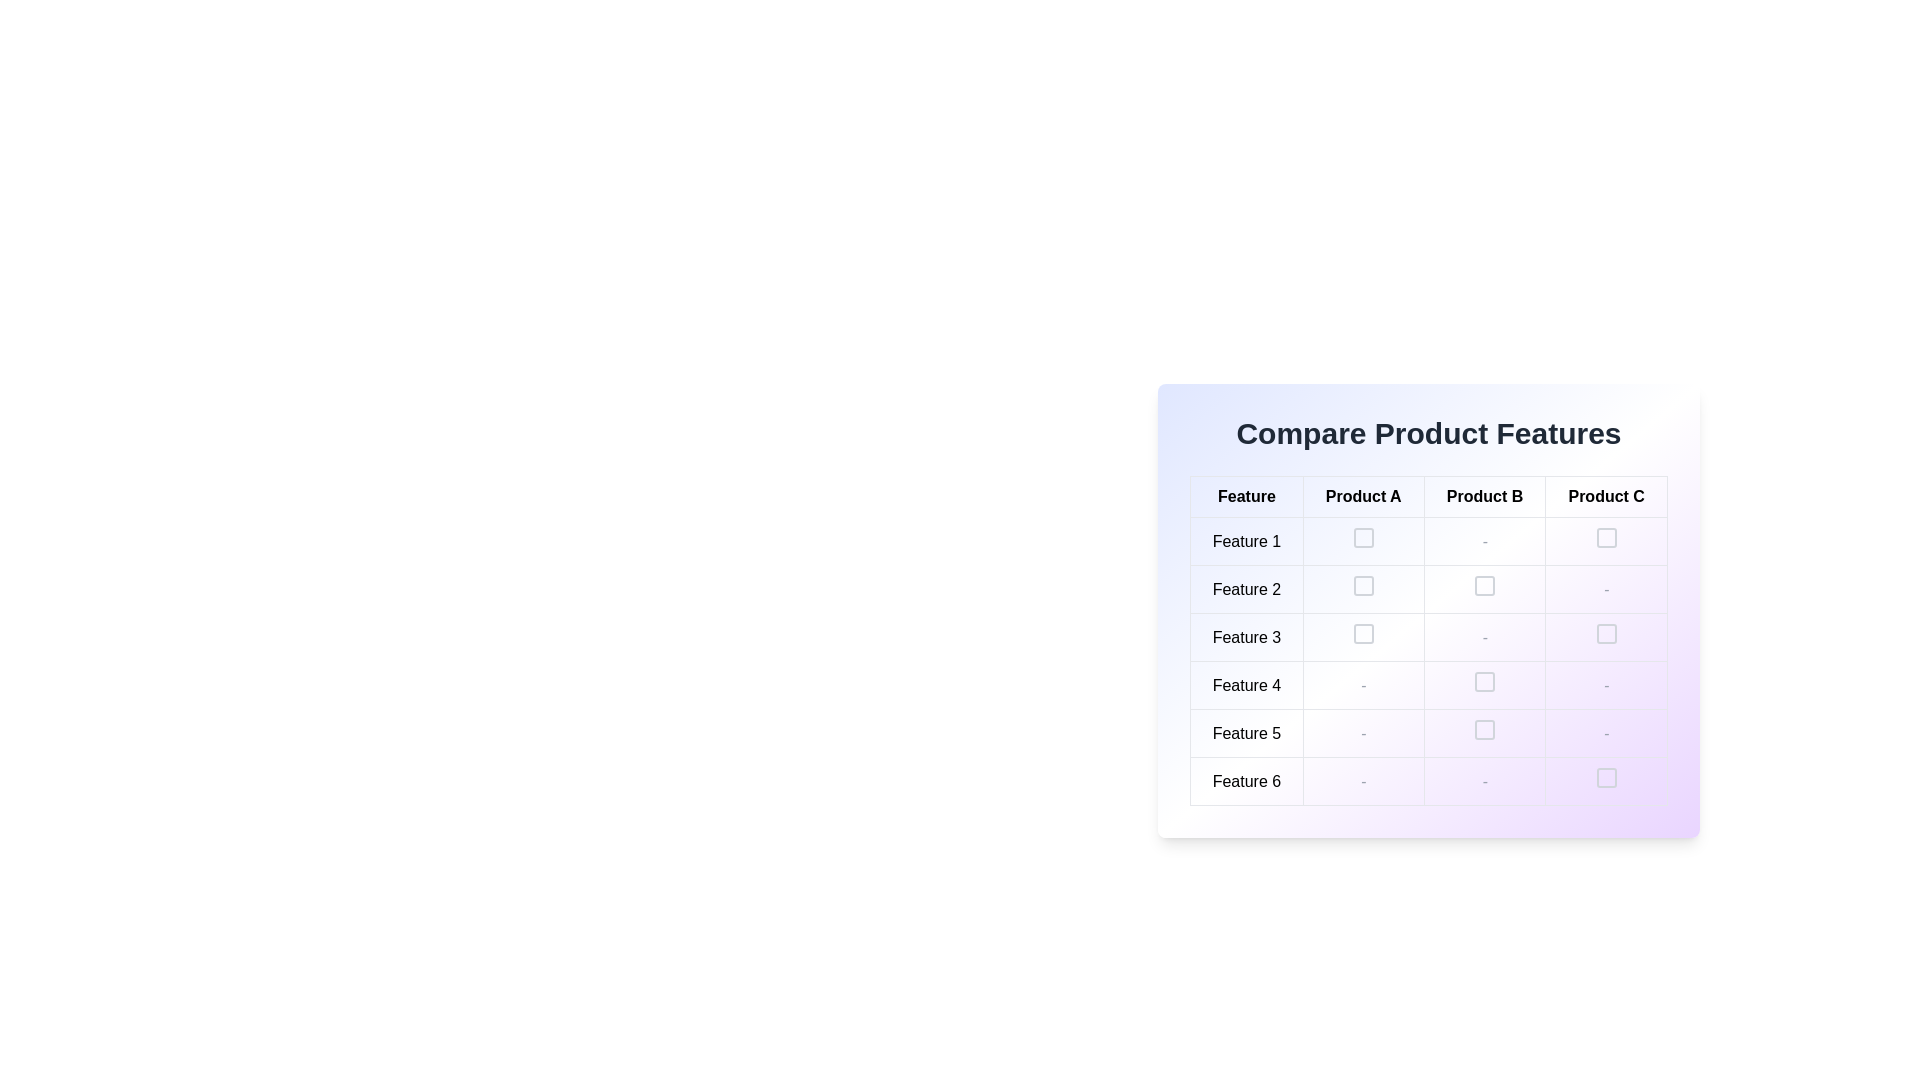  I want to click on the interactive rounded square icon within the SVG element located in the 'Product C' column for 'Feature 3' in the comparison table, so click(1606, 633).